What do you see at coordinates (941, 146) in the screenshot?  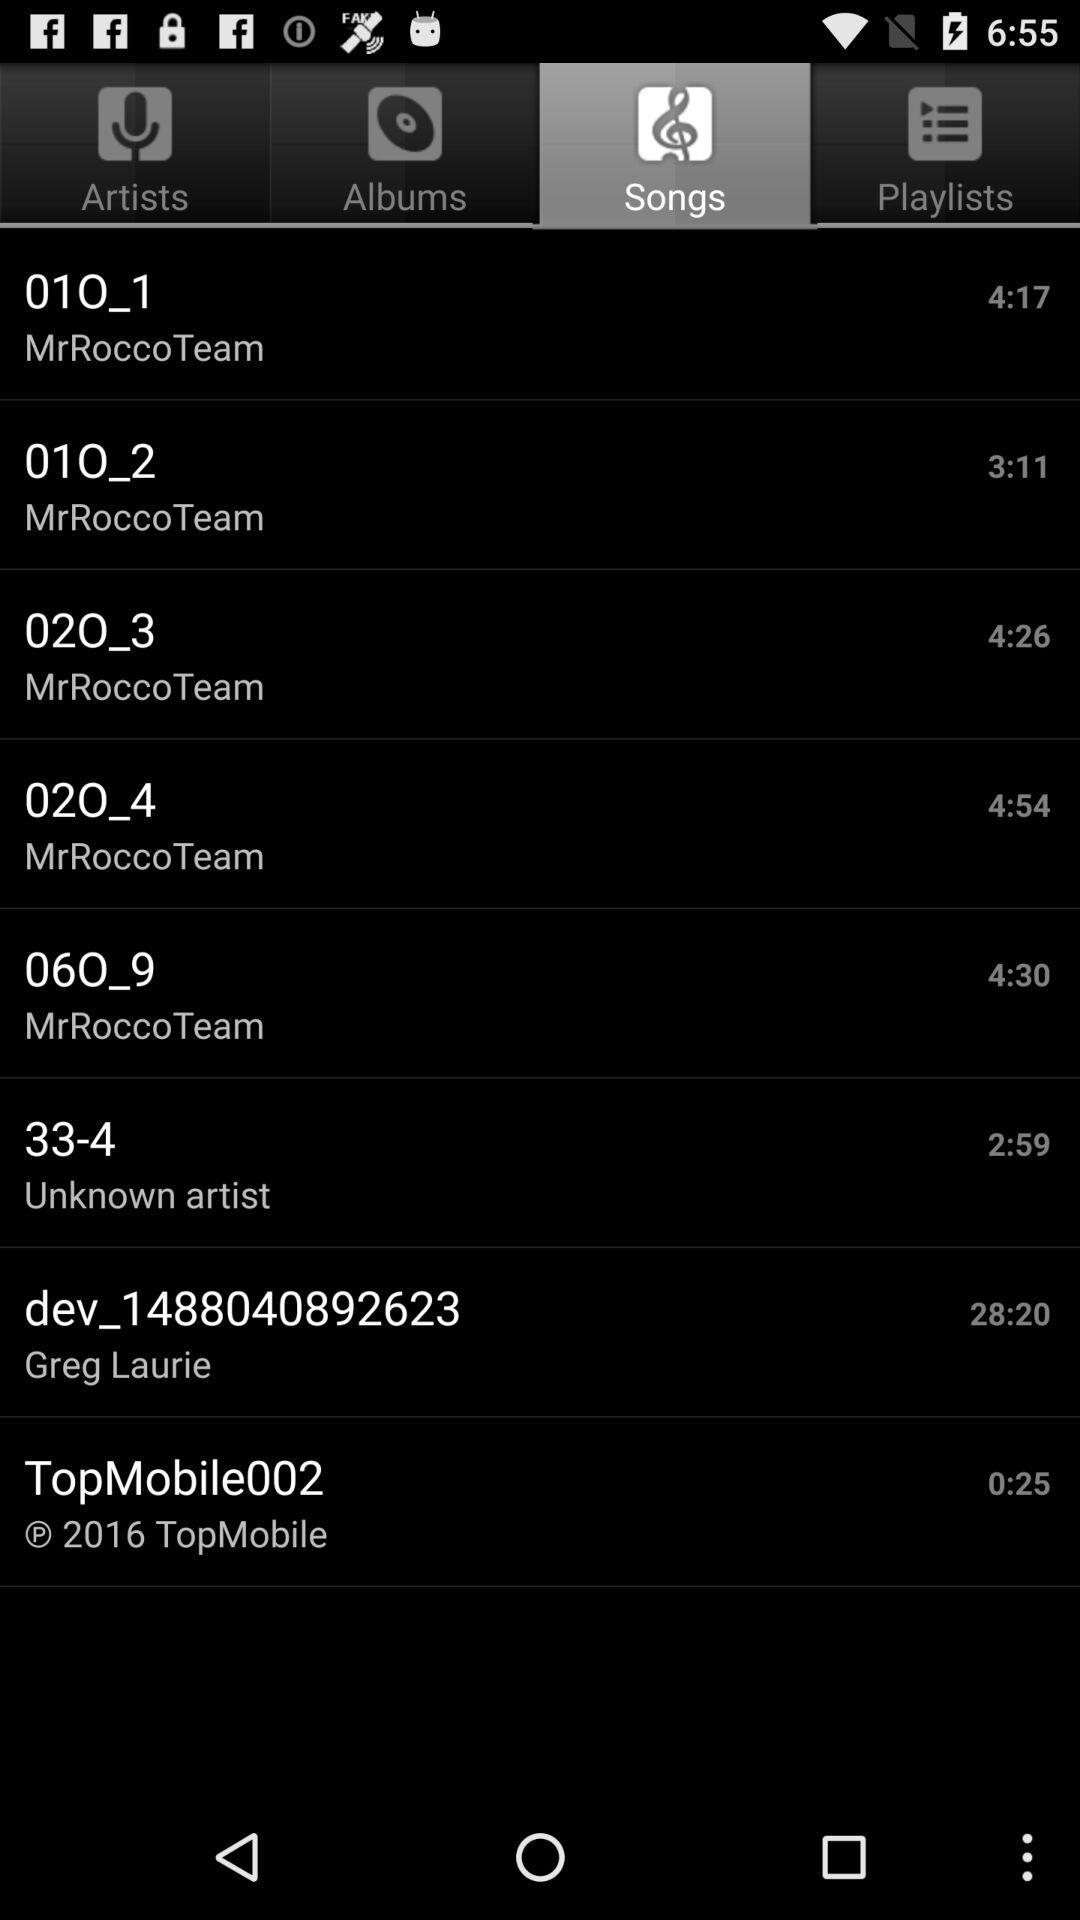 I see `the app next to albums icon` at bounding box center [941, 146].